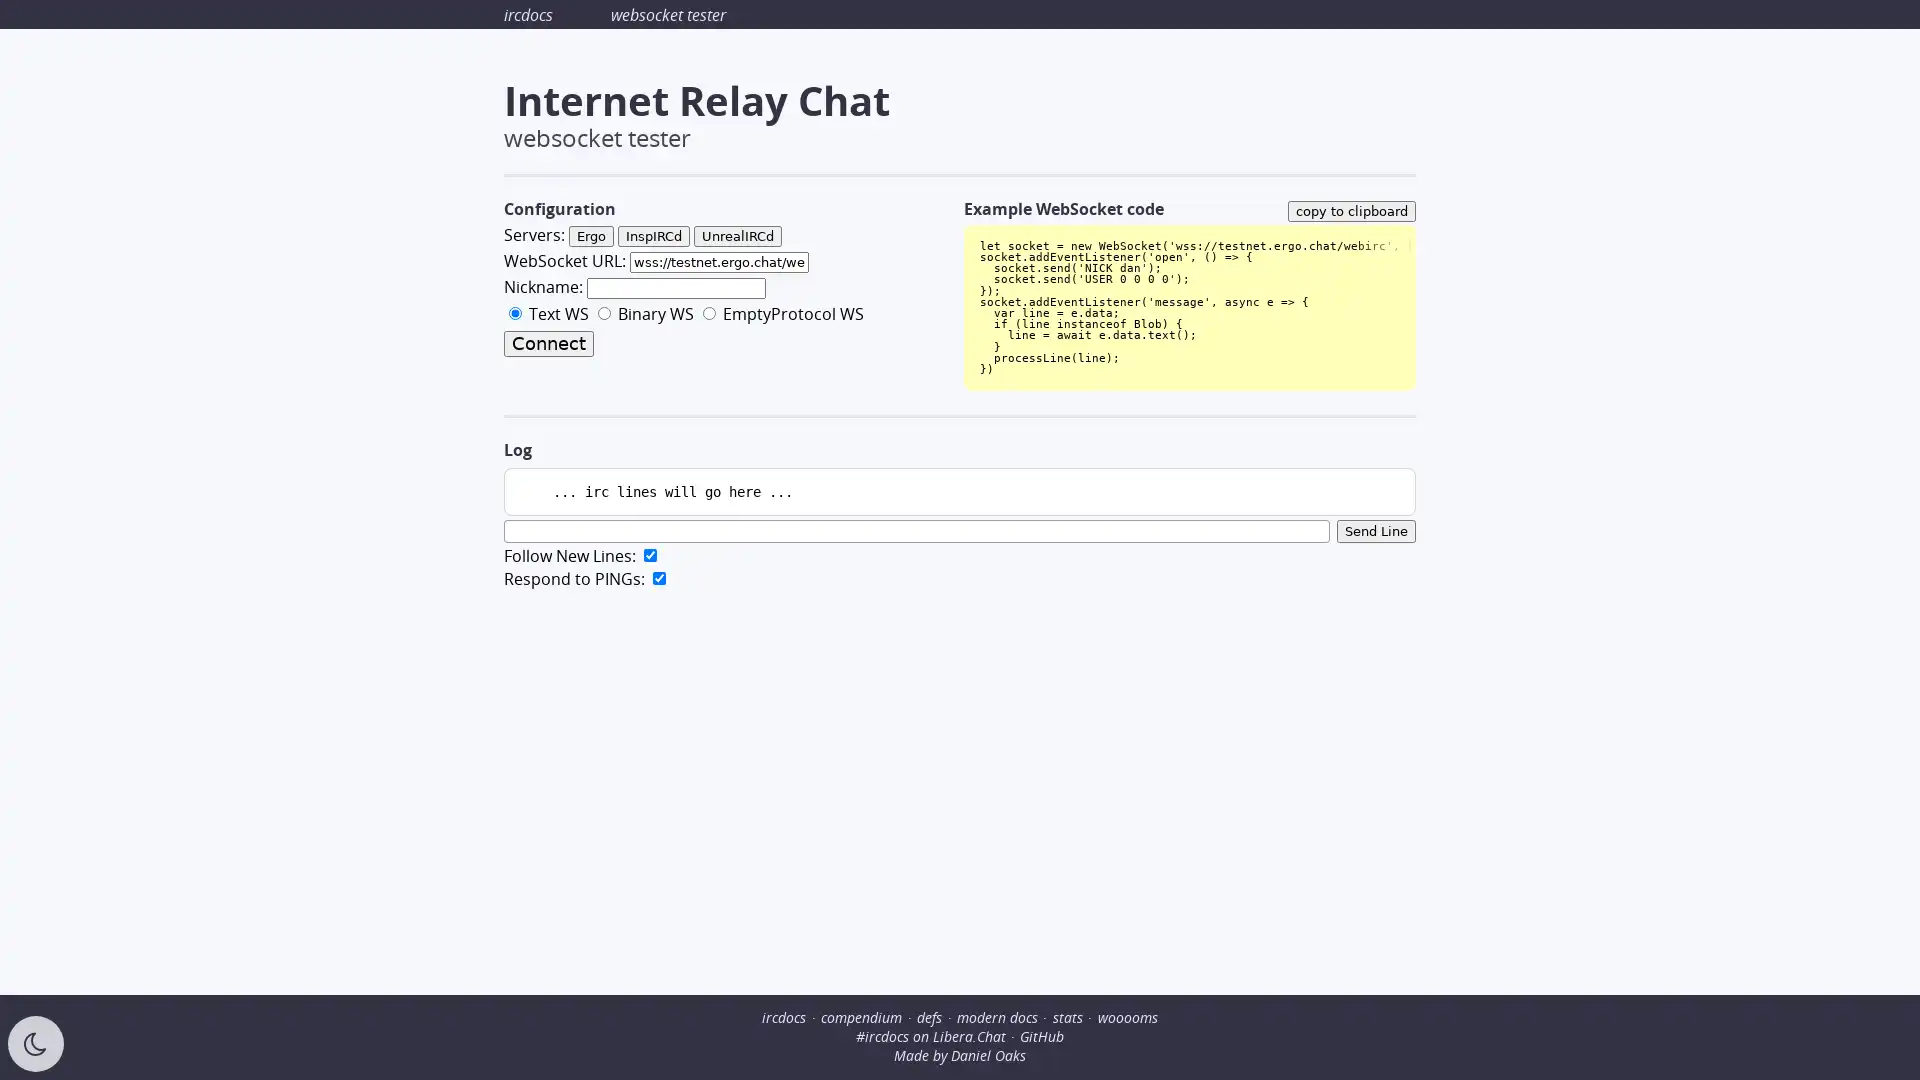  What do you see at coordinates (653, 235) in the screenshot?
I see `InspIRCd` at bounding box center [653, 235].